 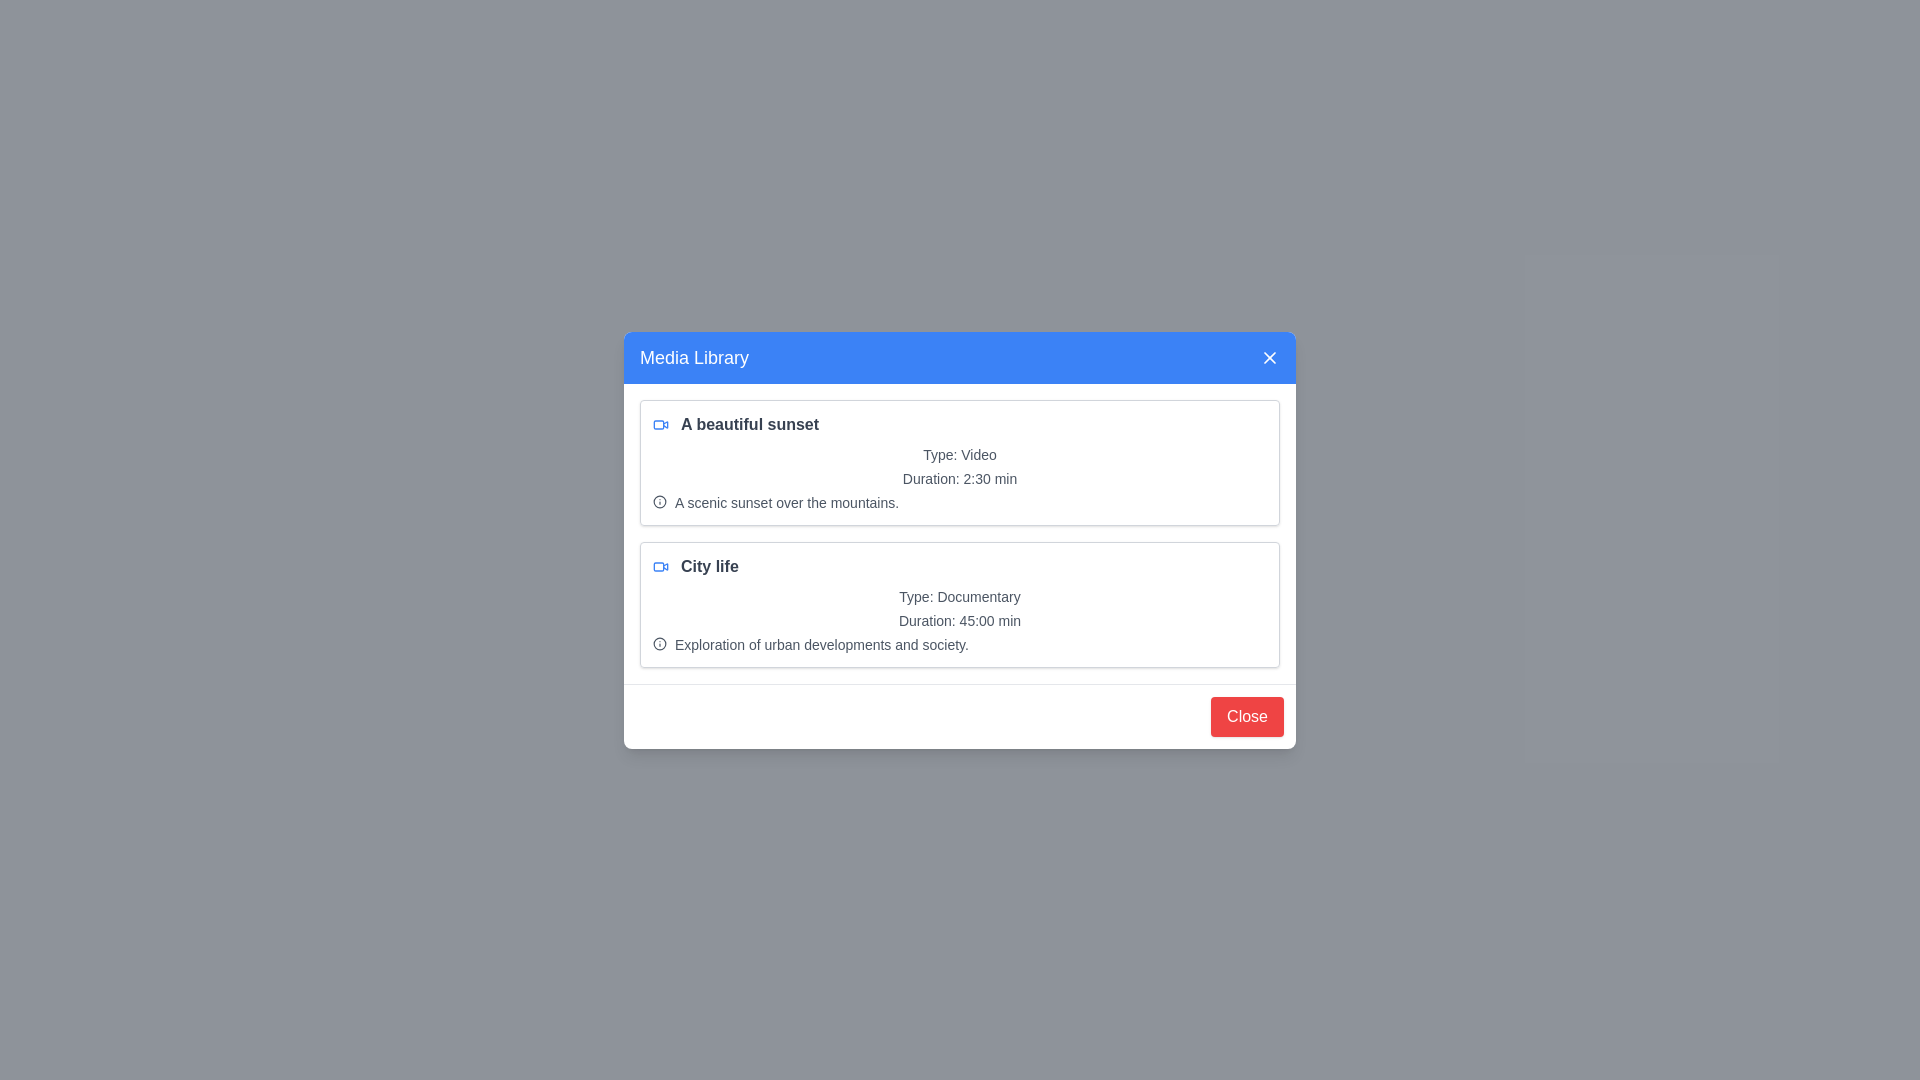 What do you see at coordinates (1246, 715) in the screenshot?
I see `the close button located in the bottom-right corner of the 'Media Library' modal window to observe the hover effect` at bounding box center [1246, 715].